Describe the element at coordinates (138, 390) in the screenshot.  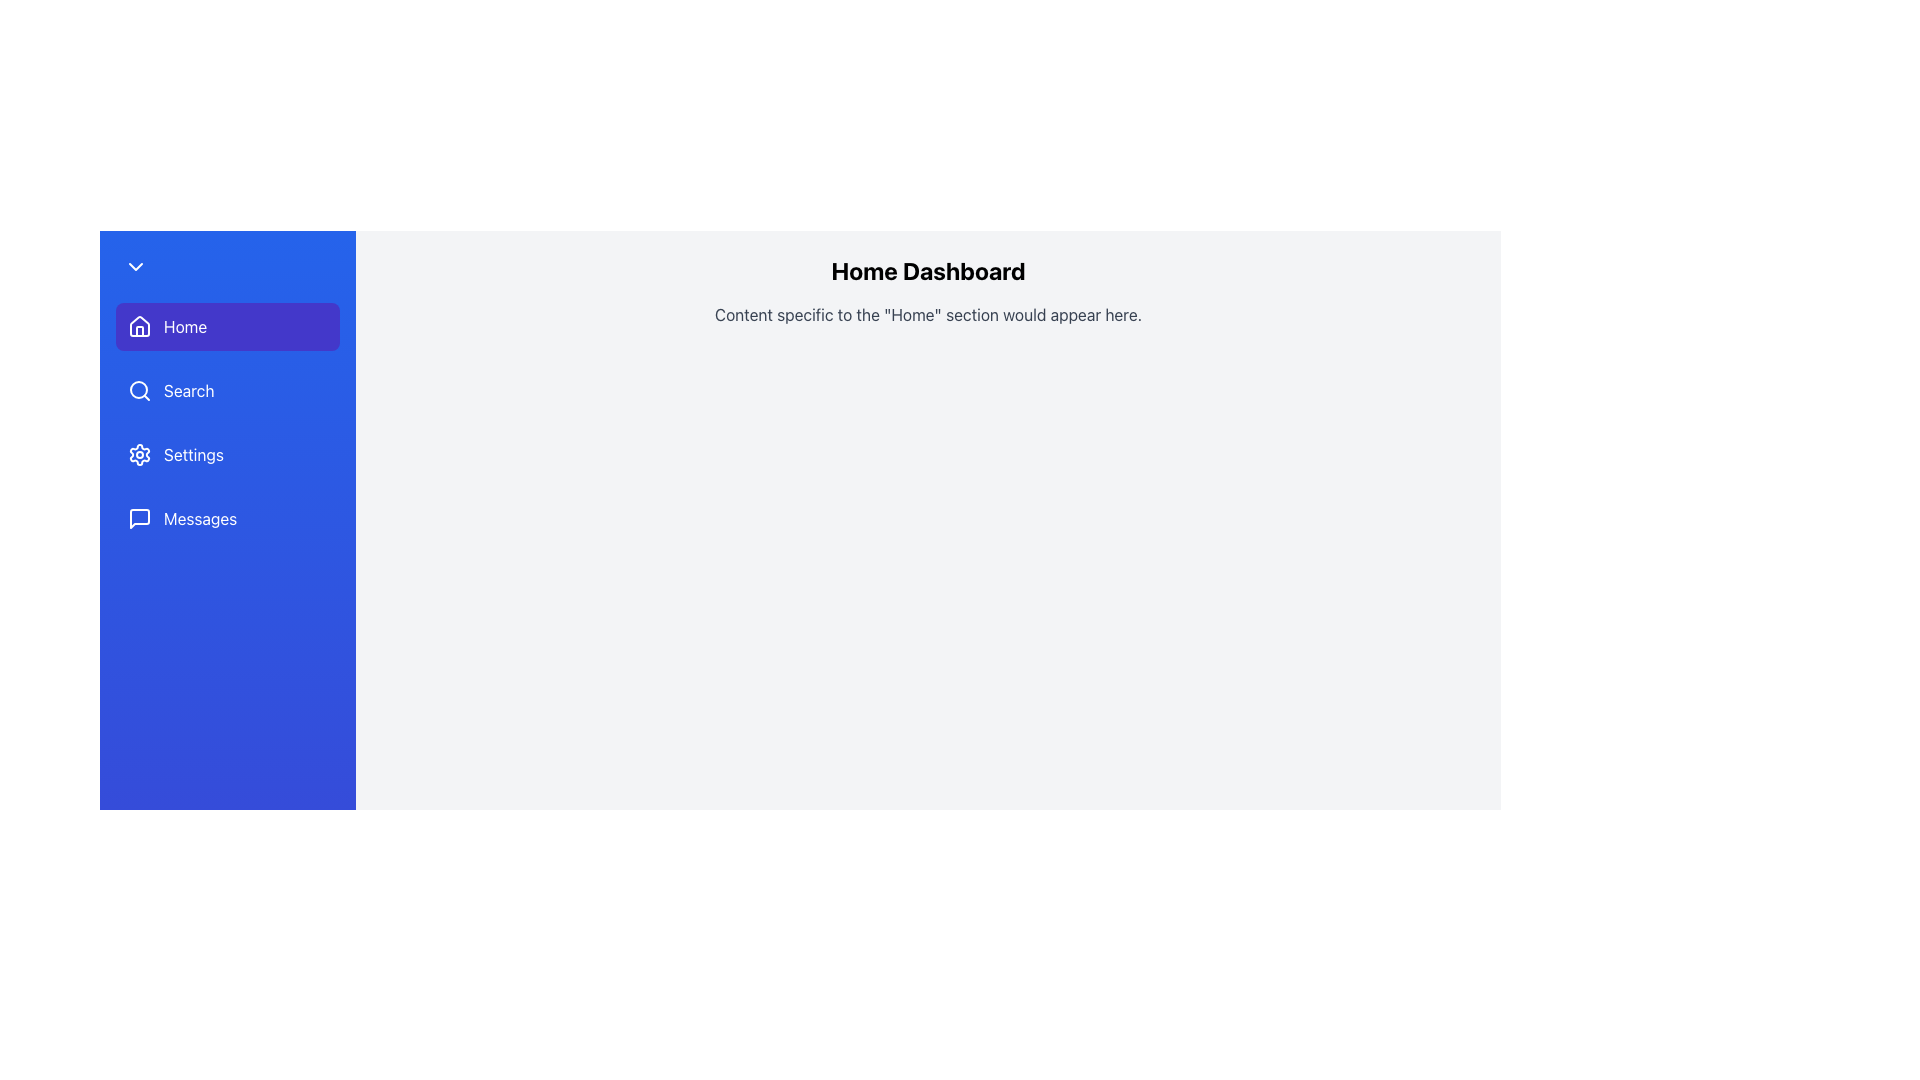
I see `the magnifying glass icon, which is styled in white against a blue background and is located within the navigation bar on the left side of the interface, serving as the first visual element inside the 'Search' button` at that location.